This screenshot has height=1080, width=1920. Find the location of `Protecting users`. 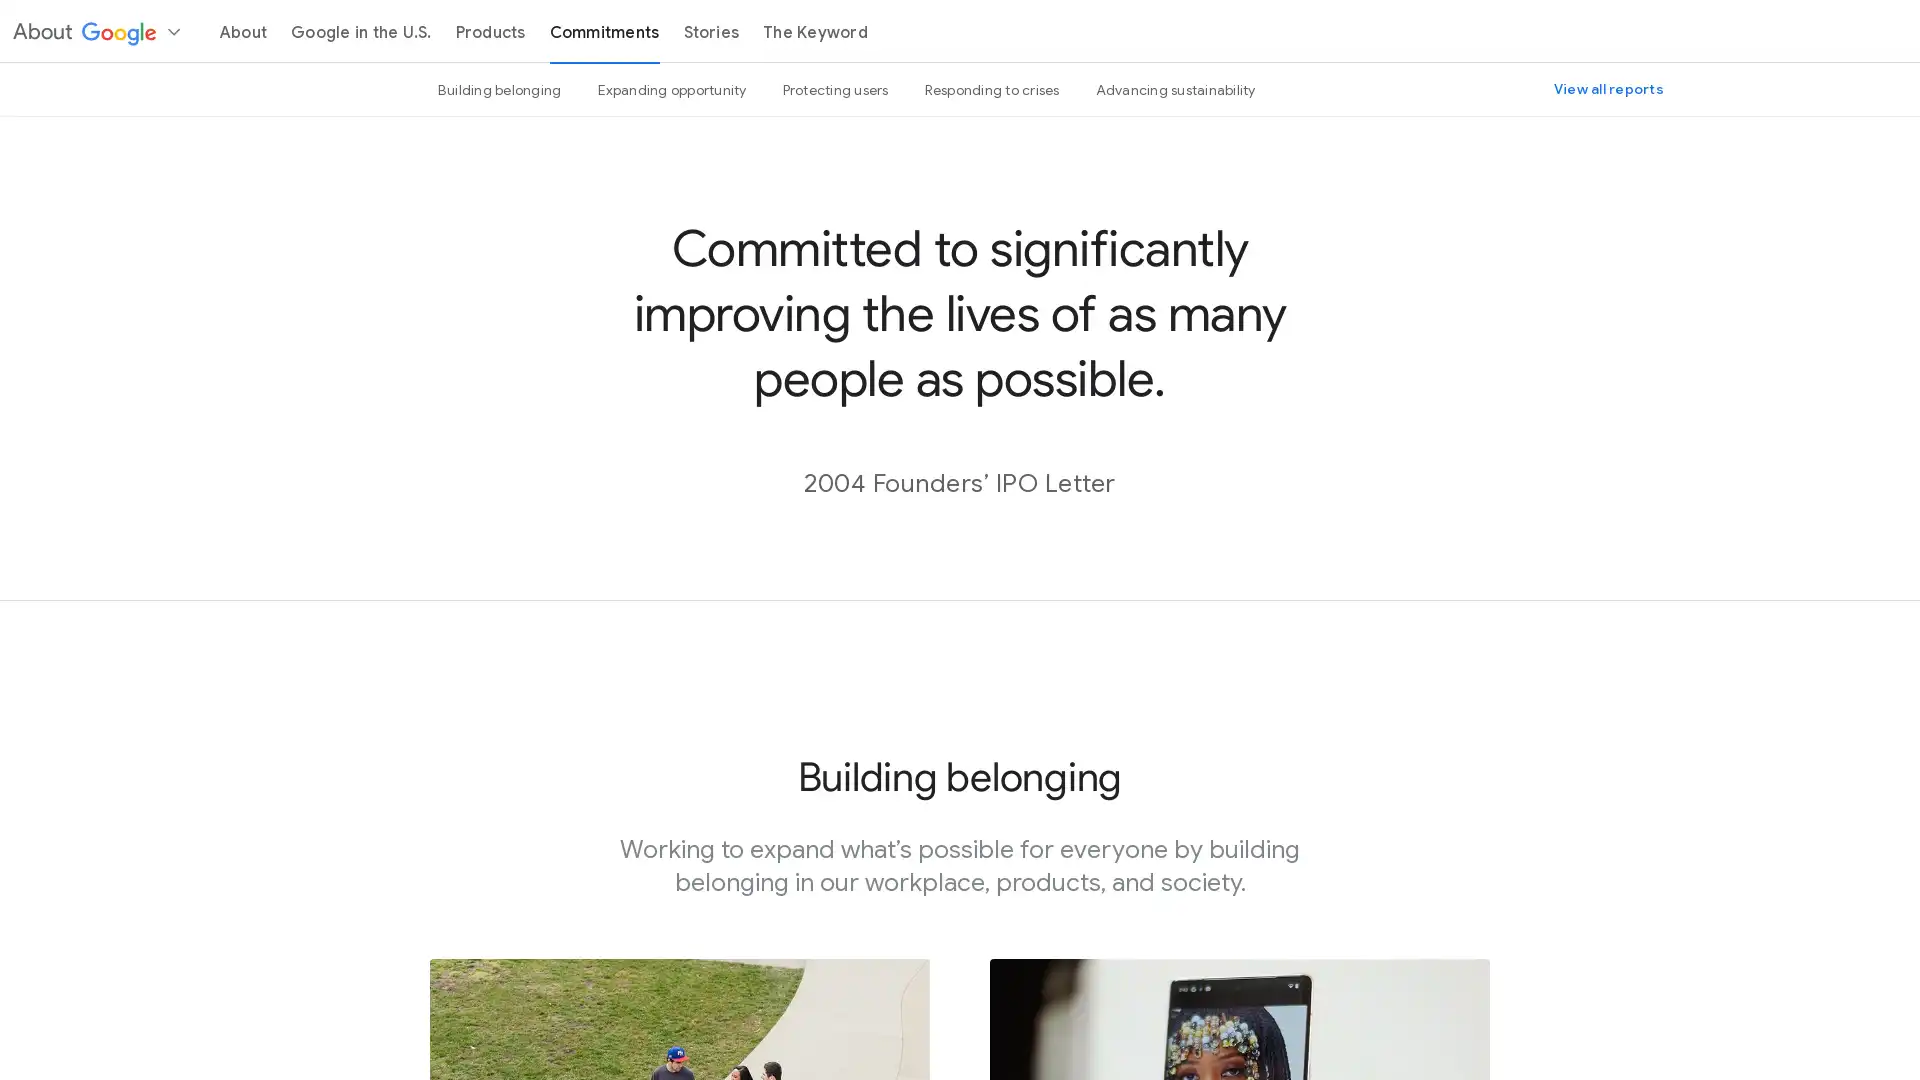

Protecting users is located at coordinates (835, 88).